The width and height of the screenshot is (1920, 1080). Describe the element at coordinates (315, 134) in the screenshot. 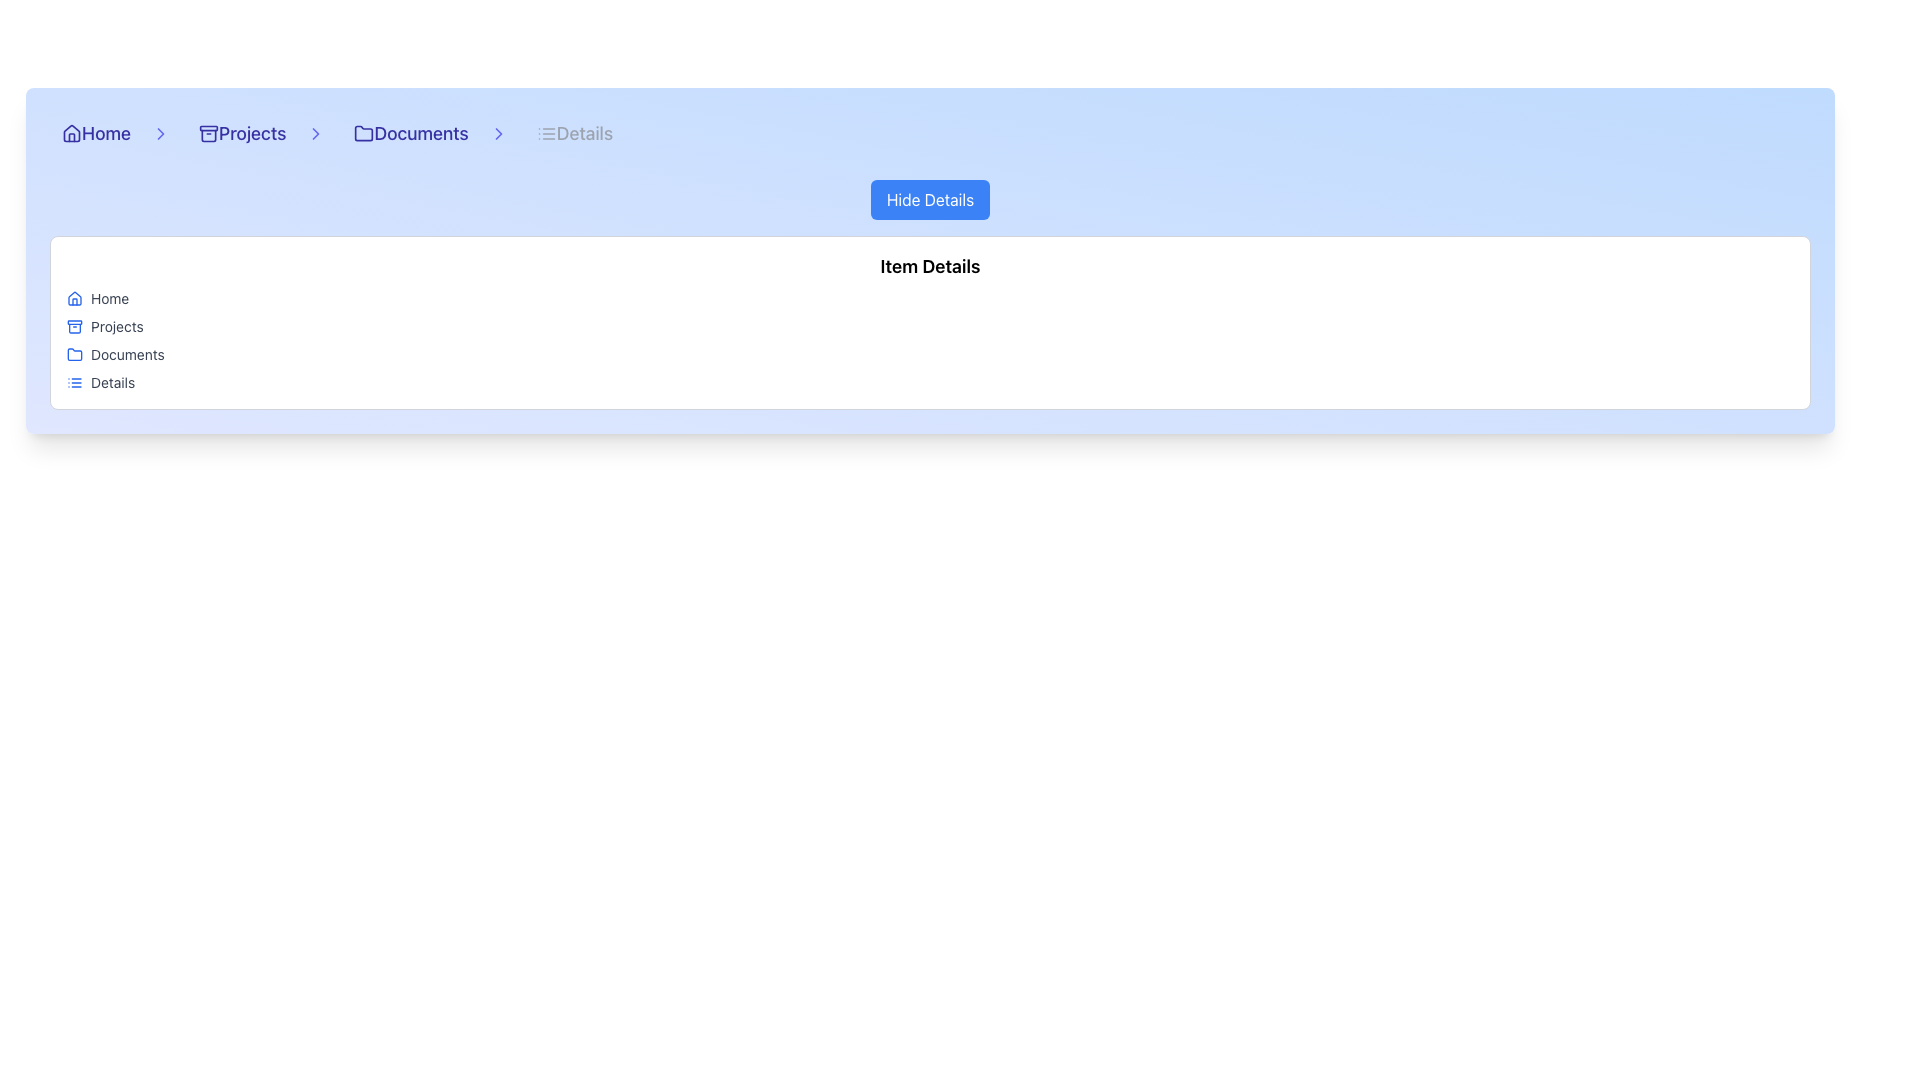

I see `the right-facing chevron icon in the breadcrumb navigation that separates 'Projects' and 'Documents'` at that location.